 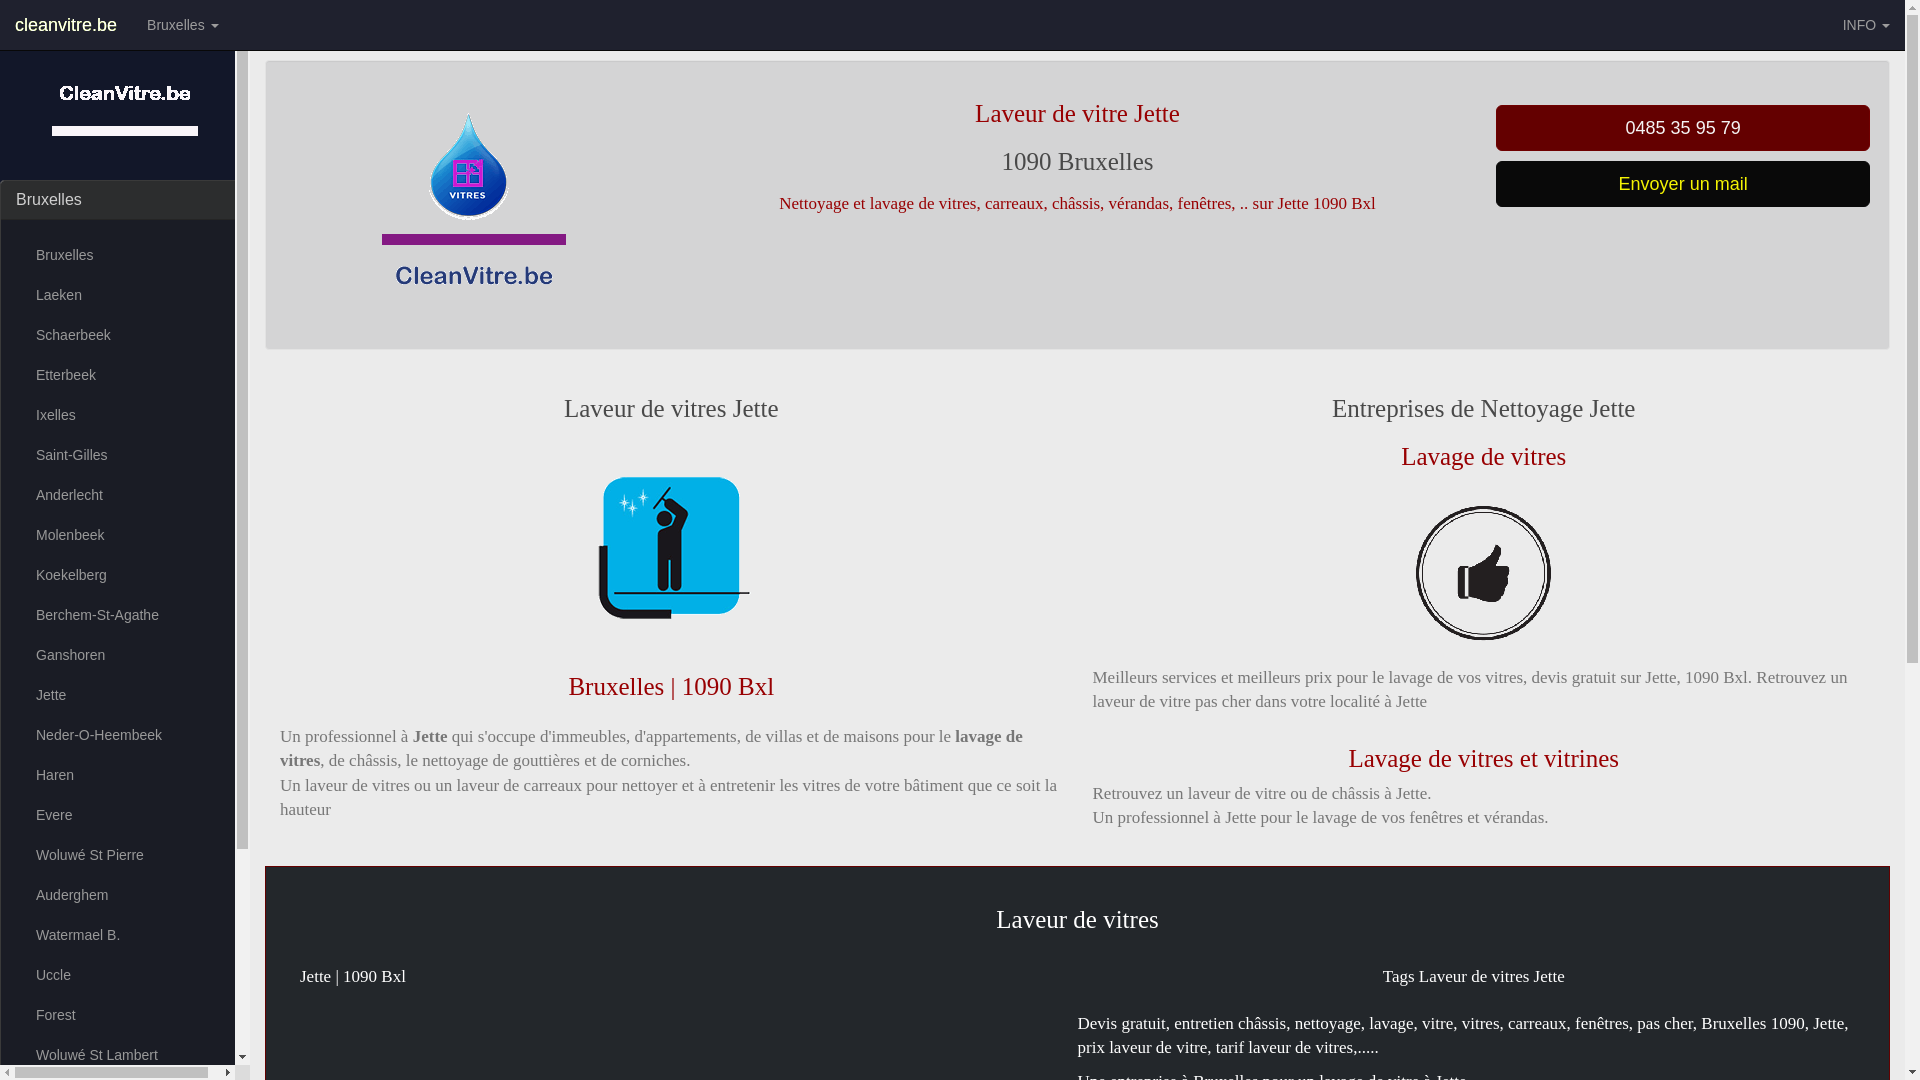 What do you see at coordinates (15, 1014) in the screenshot?
I see `'Forest'` at bounding box center [15, 1014].